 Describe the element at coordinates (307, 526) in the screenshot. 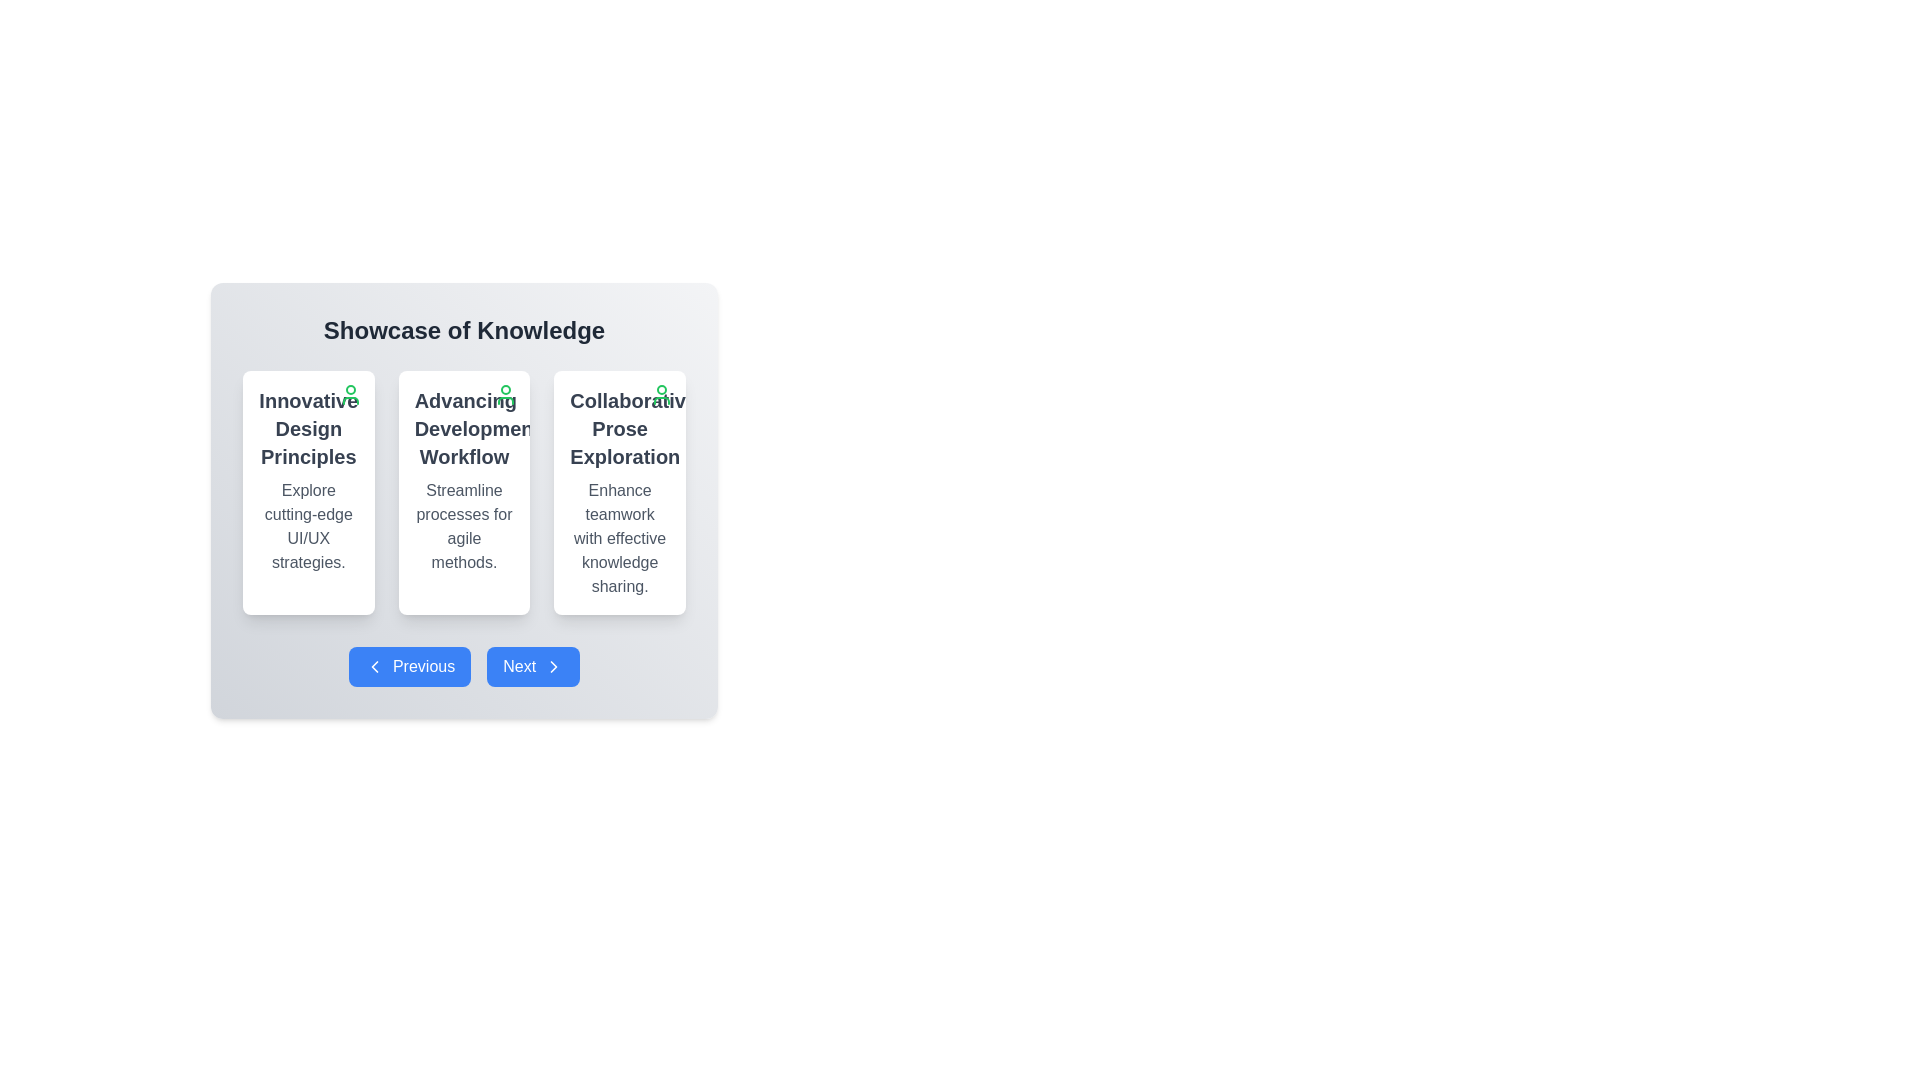

I see `the informational text element displaying 'Explore cutting-edge UI/UX strategies.' which is styled in gray color and centrally aligned, located below the header 'Innovative Design Principles'` at that location.